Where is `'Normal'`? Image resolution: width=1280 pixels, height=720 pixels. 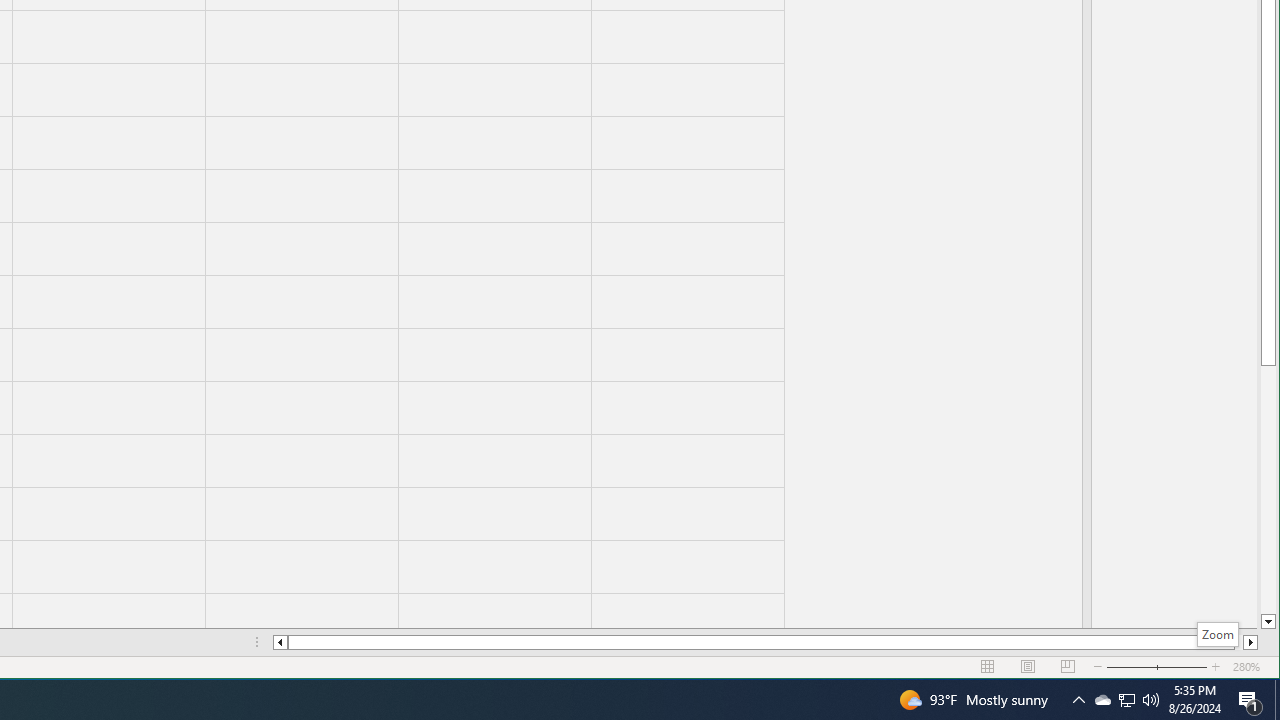
'Normal' is located at coordinates (988, 667).